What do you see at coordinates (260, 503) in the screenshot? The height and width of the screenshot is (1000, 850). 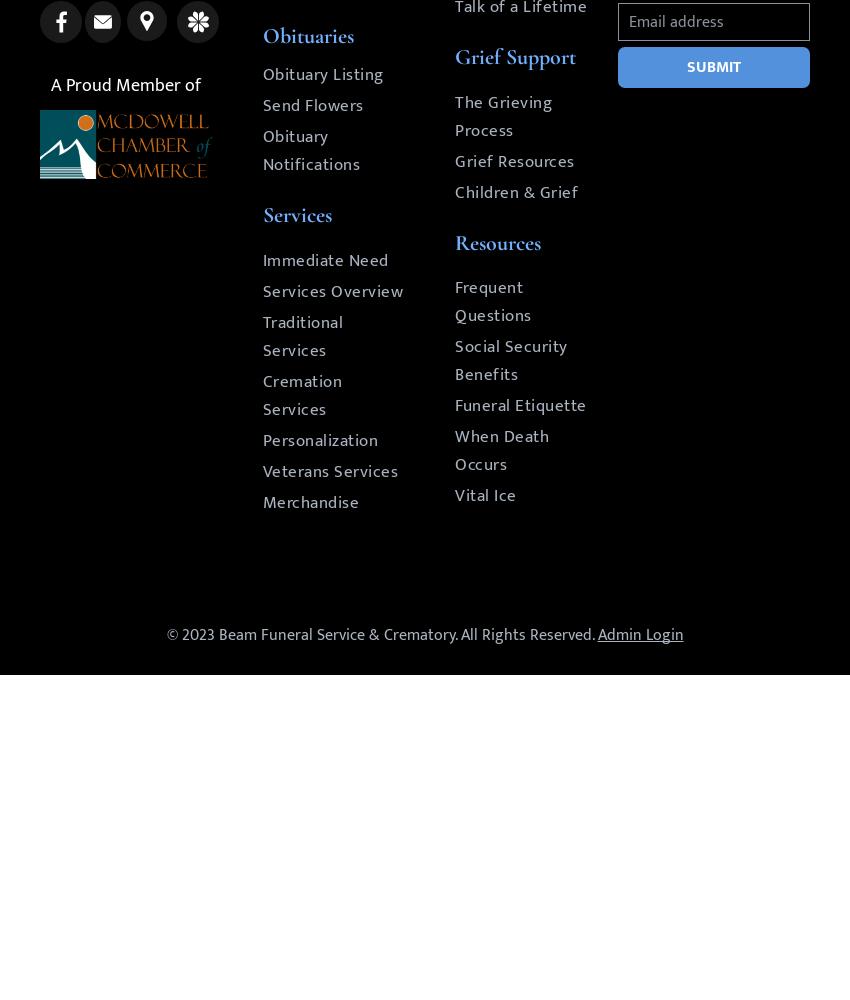 I see `'Merchandise'` at bounding box center [260, 503].